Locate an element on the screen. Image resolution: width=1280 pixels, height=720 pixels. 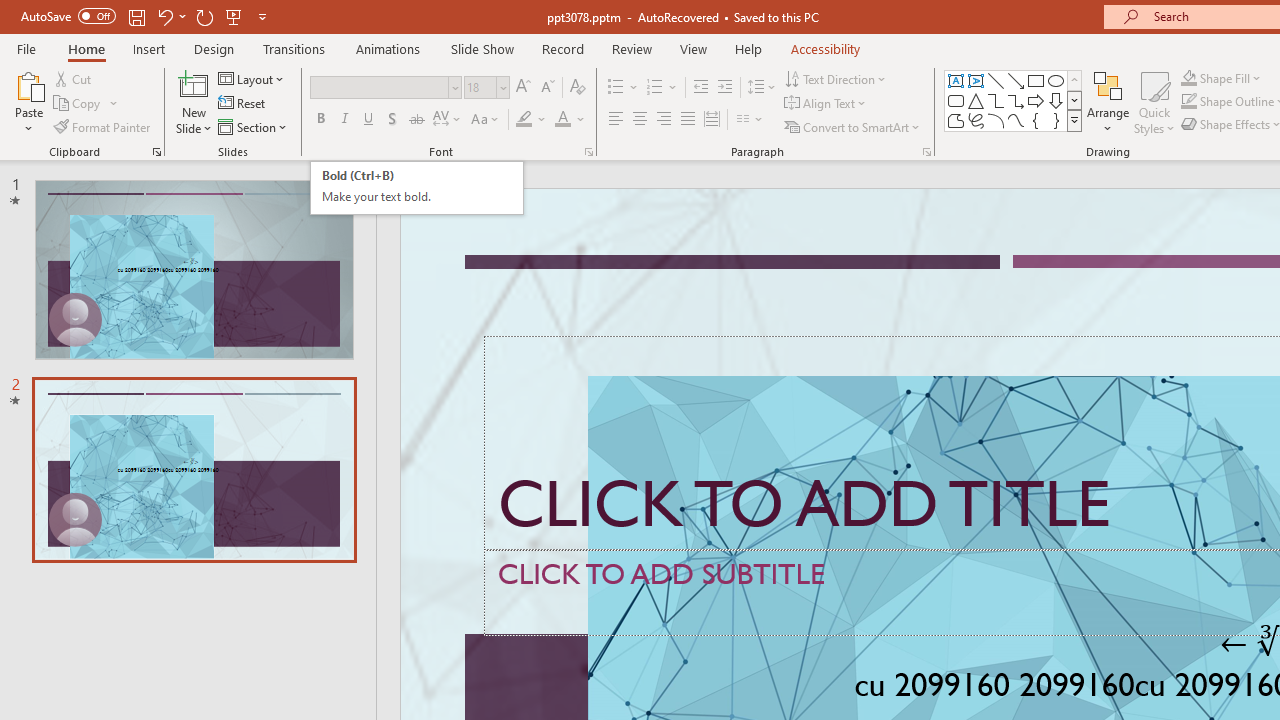
'Vertical Text Box' is located at coordinates (976, 80).